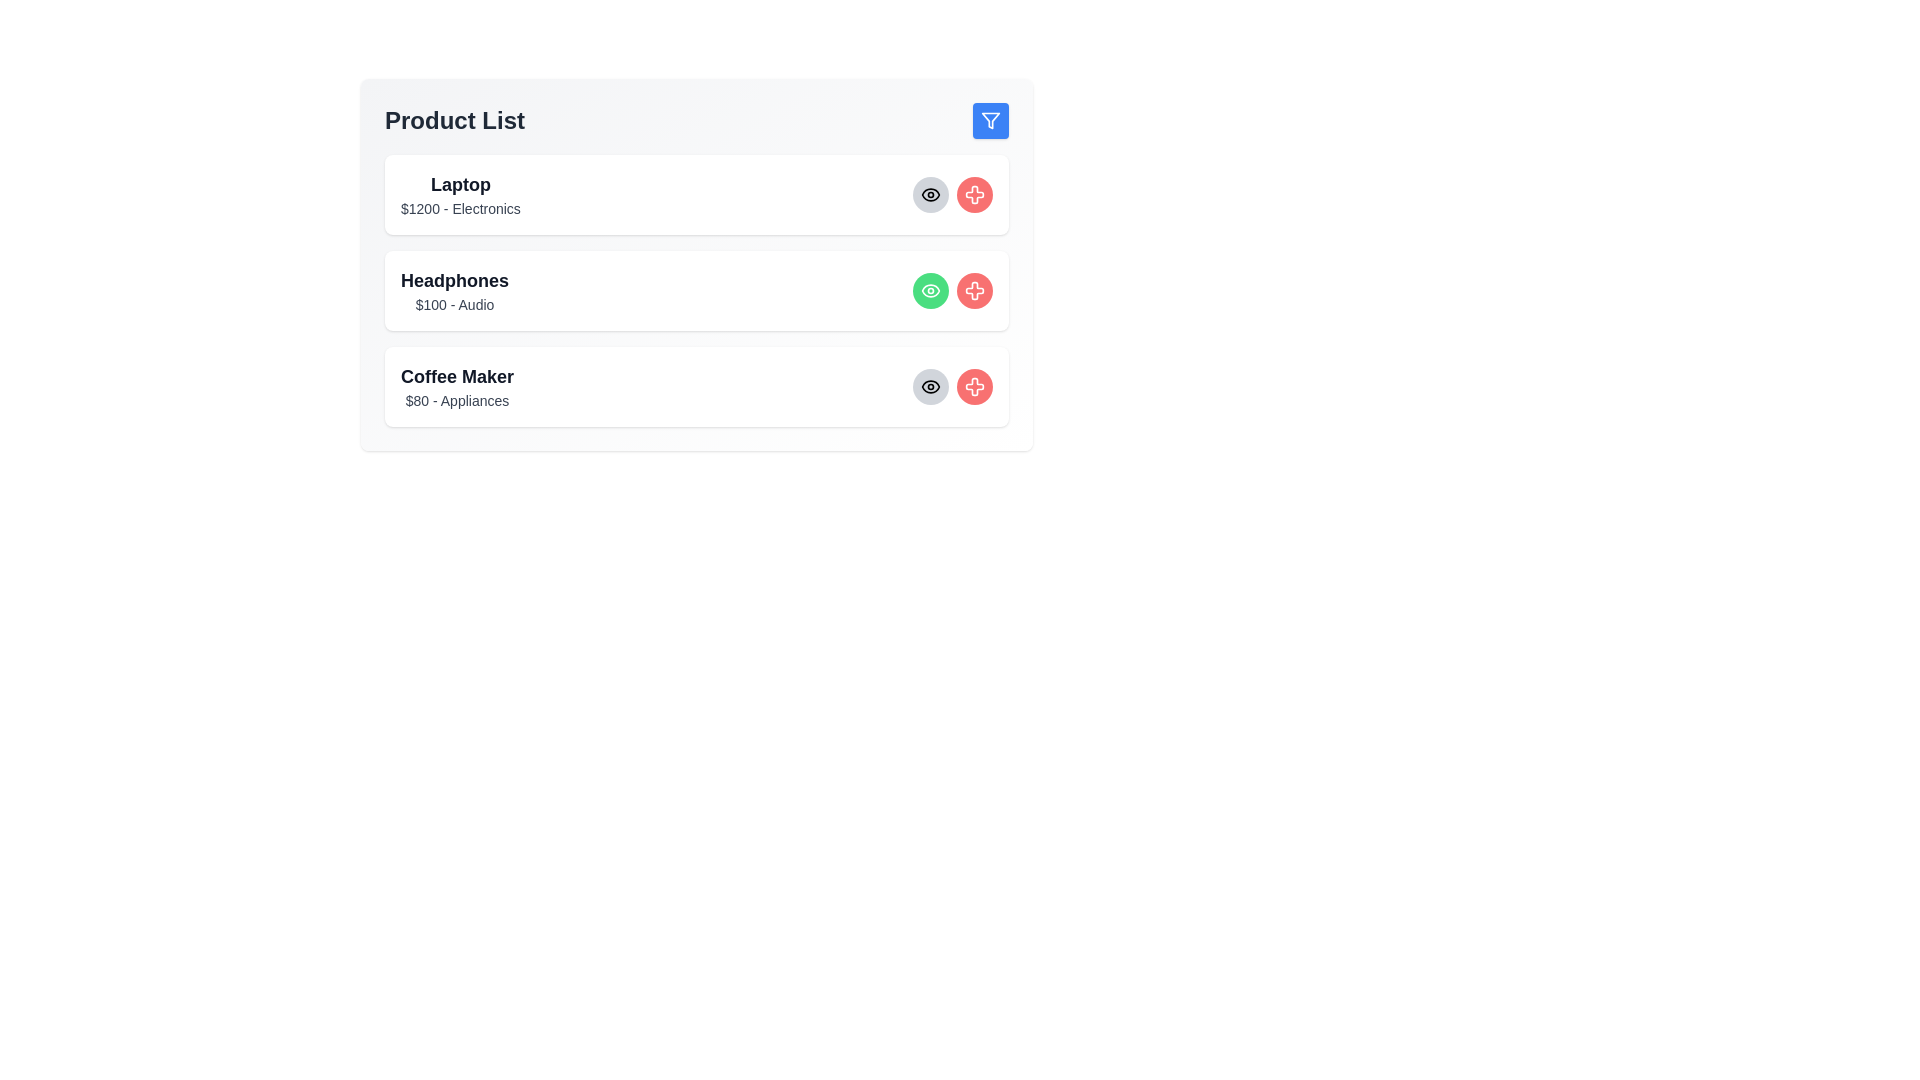 Image resolution: width=1920 pixels, height=1080 pixels. Describe the element at coordinates (974, 386) in the screenshot. I see `remove button for the product Coffee Maker` at that location.